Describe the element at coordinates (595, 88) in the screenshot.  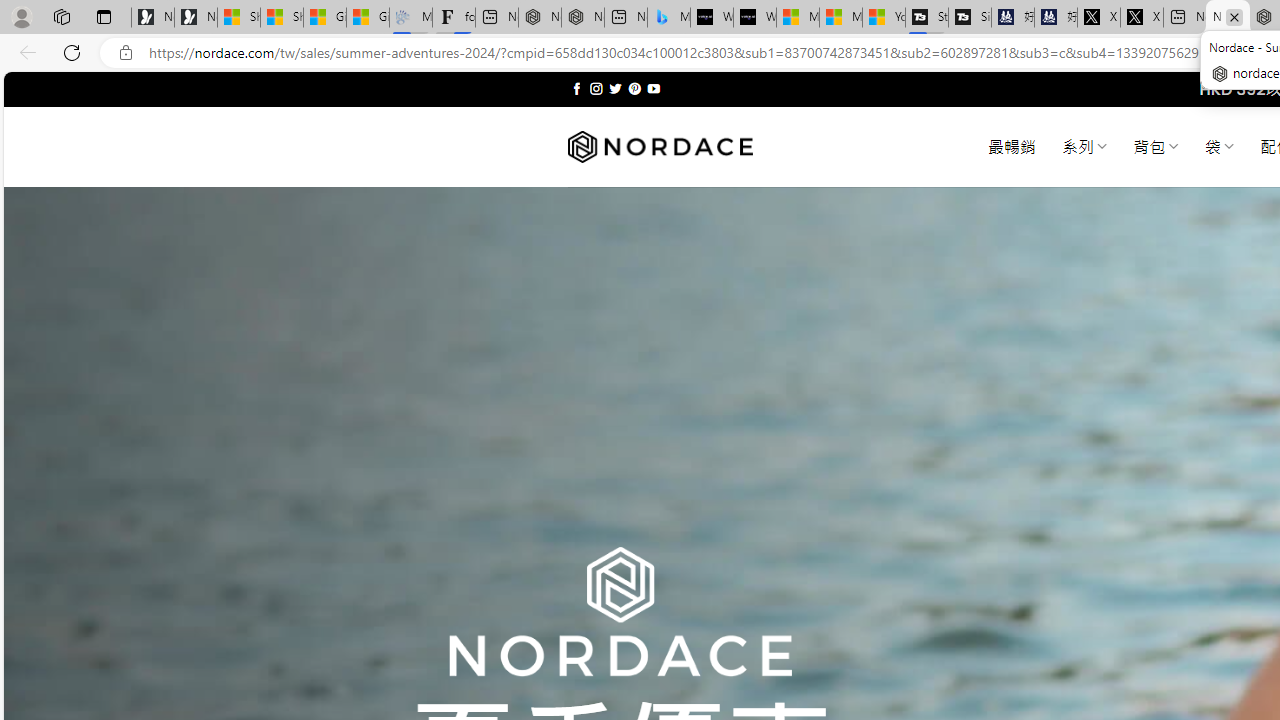
I see `'Follow on Instagram'` at that location.